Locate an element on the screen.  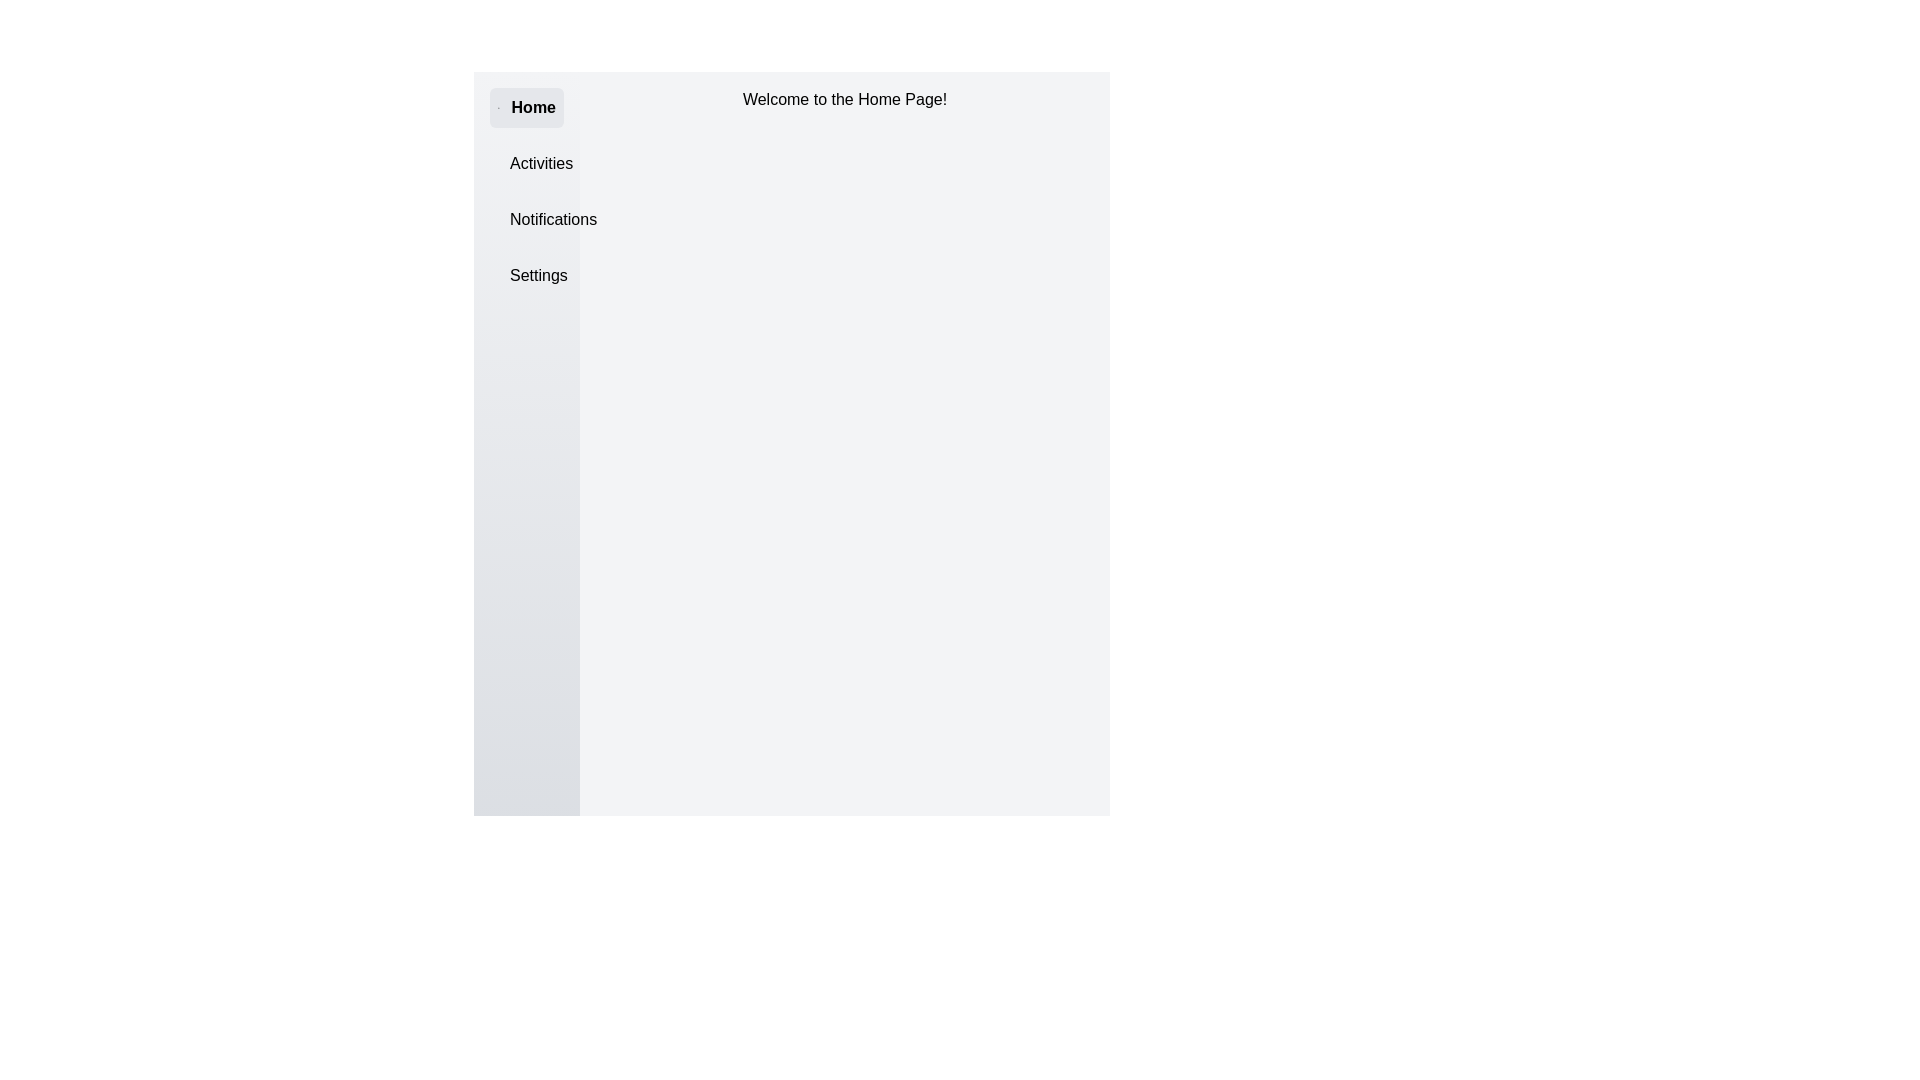
the 'Home' button with a light gray background and rounded corners is located at coordinates (527, 108).